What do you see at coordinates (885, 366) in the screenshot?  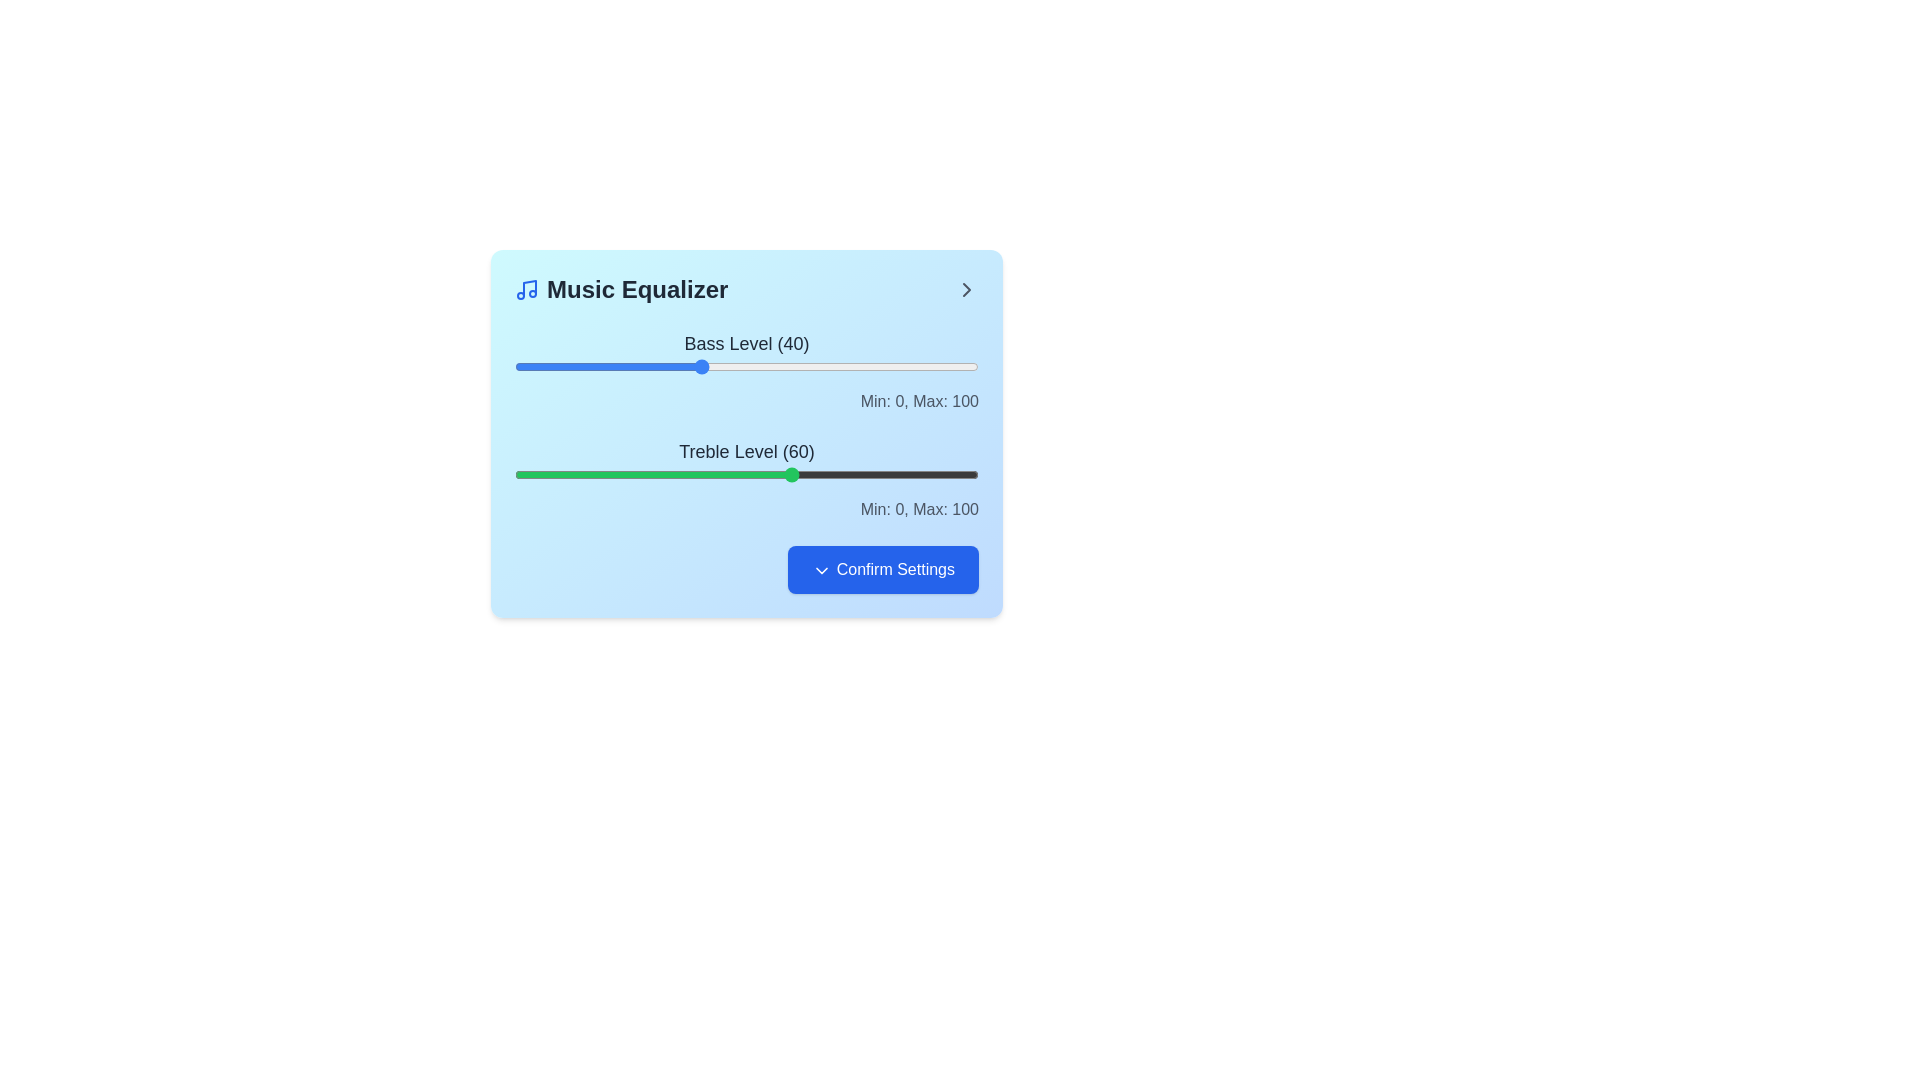 I see `the Bass Level slider` at bounding box center [885, 366].